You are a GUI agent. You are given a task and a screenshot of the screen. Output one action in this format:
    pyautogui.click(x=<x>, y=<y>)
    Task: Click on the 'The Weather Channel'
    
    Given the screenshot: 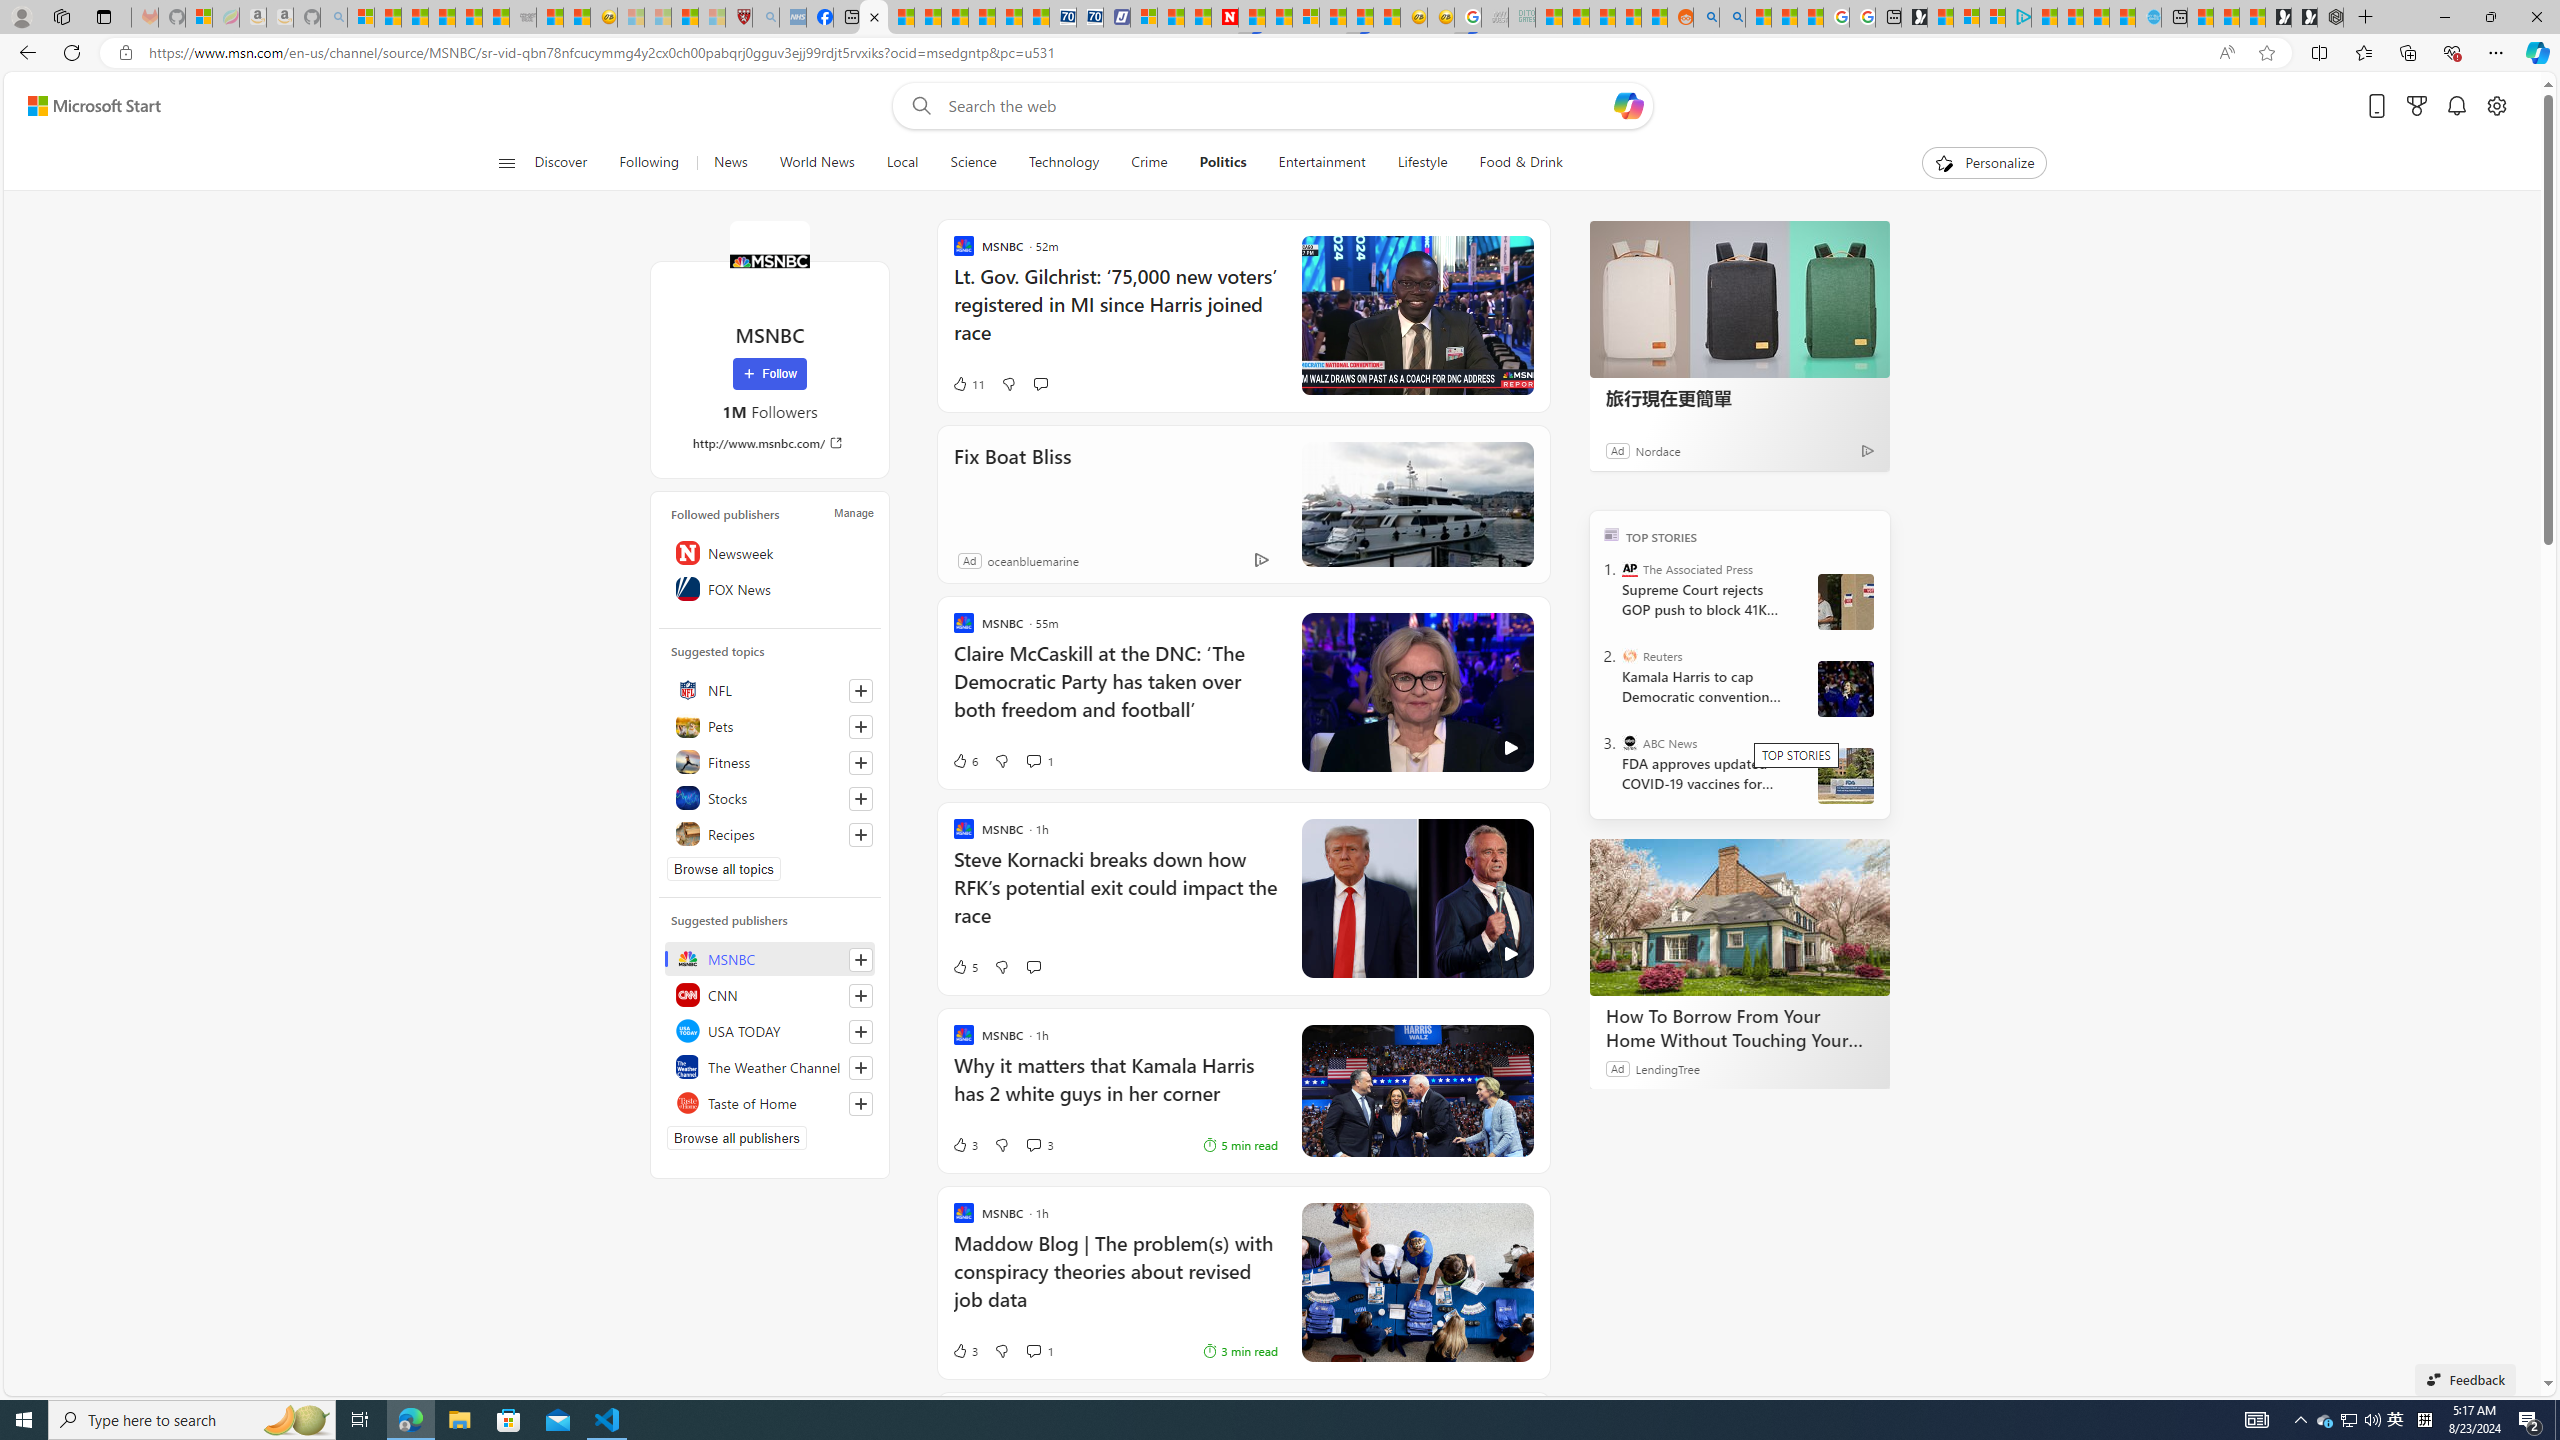 What is the action you would take?
    pyautogui.click(x=770, y=1066)
    